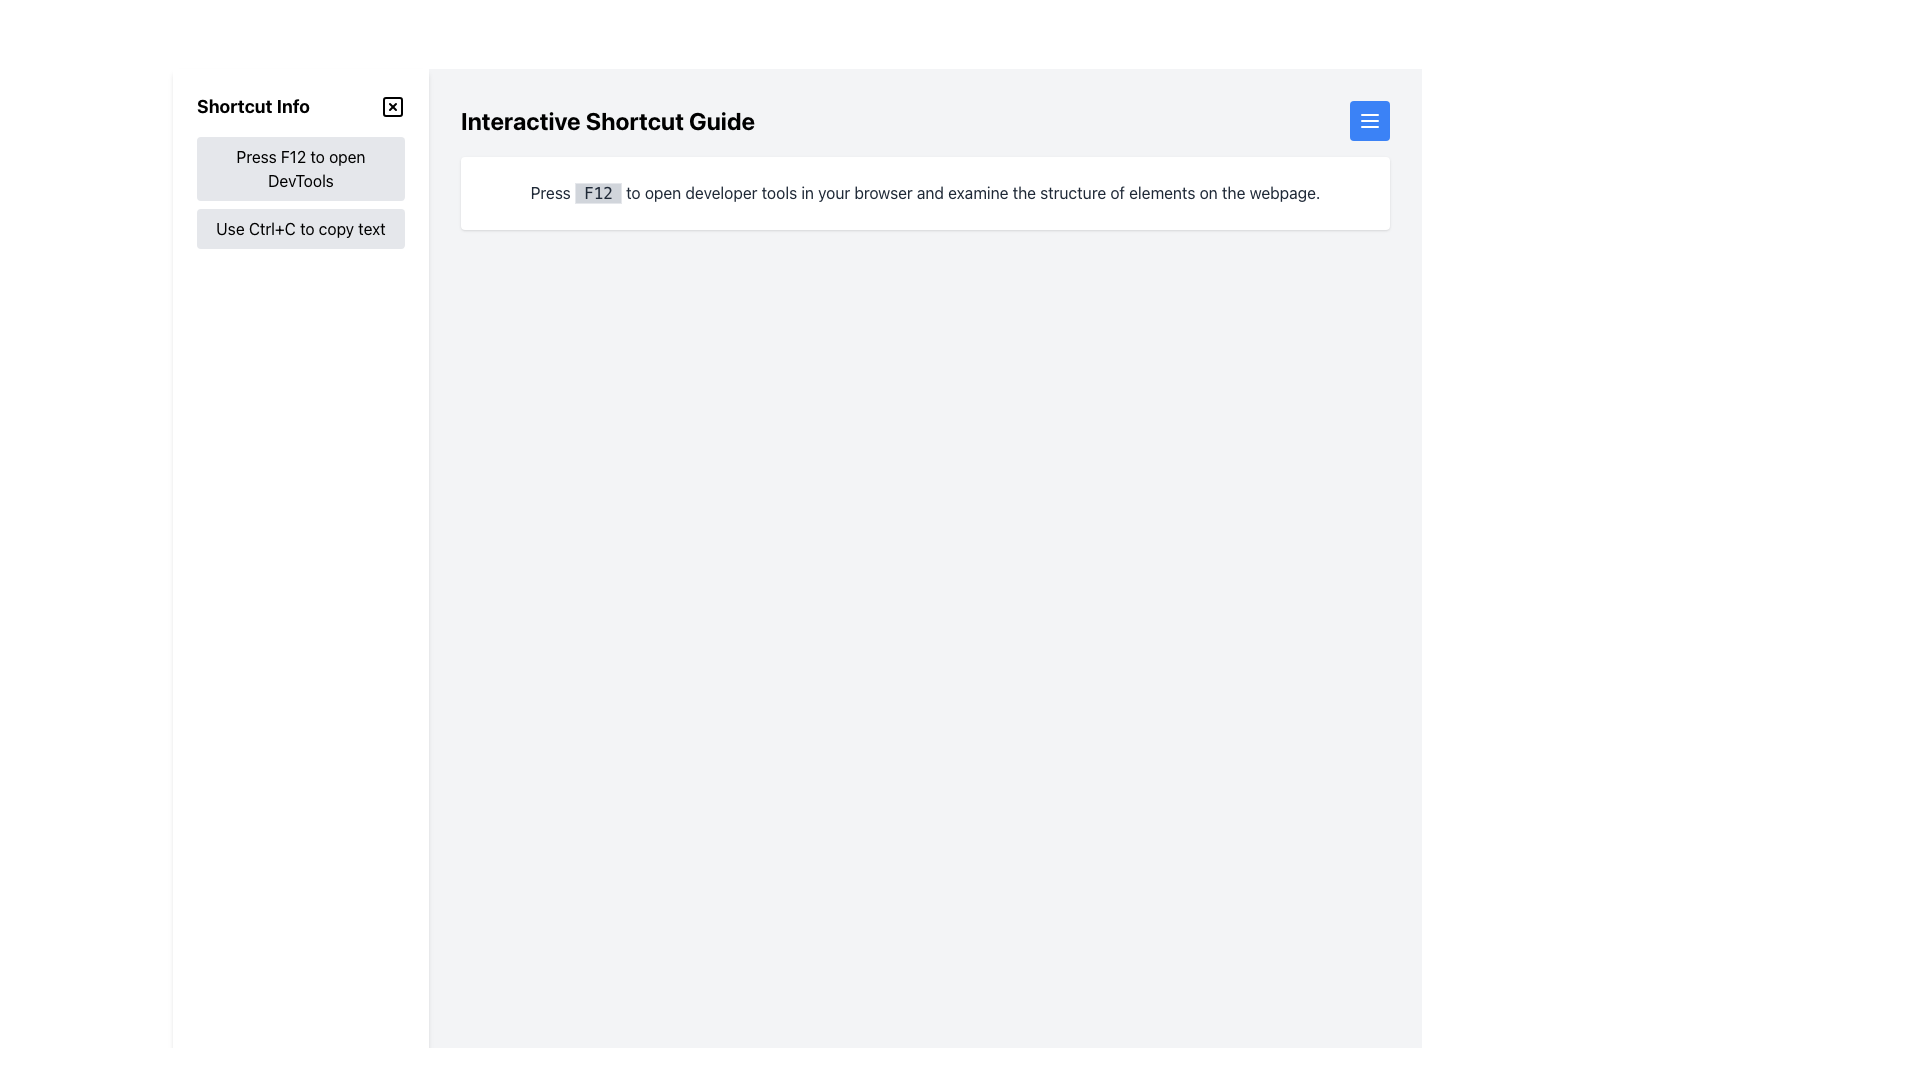 This screenshot has height=1080, width=1920. I want to click on the vibrant blue square-shaped button with a menu icon located at the top-right corner of the 'Interactive Shortcut Guide' section, so click(1368, 120).